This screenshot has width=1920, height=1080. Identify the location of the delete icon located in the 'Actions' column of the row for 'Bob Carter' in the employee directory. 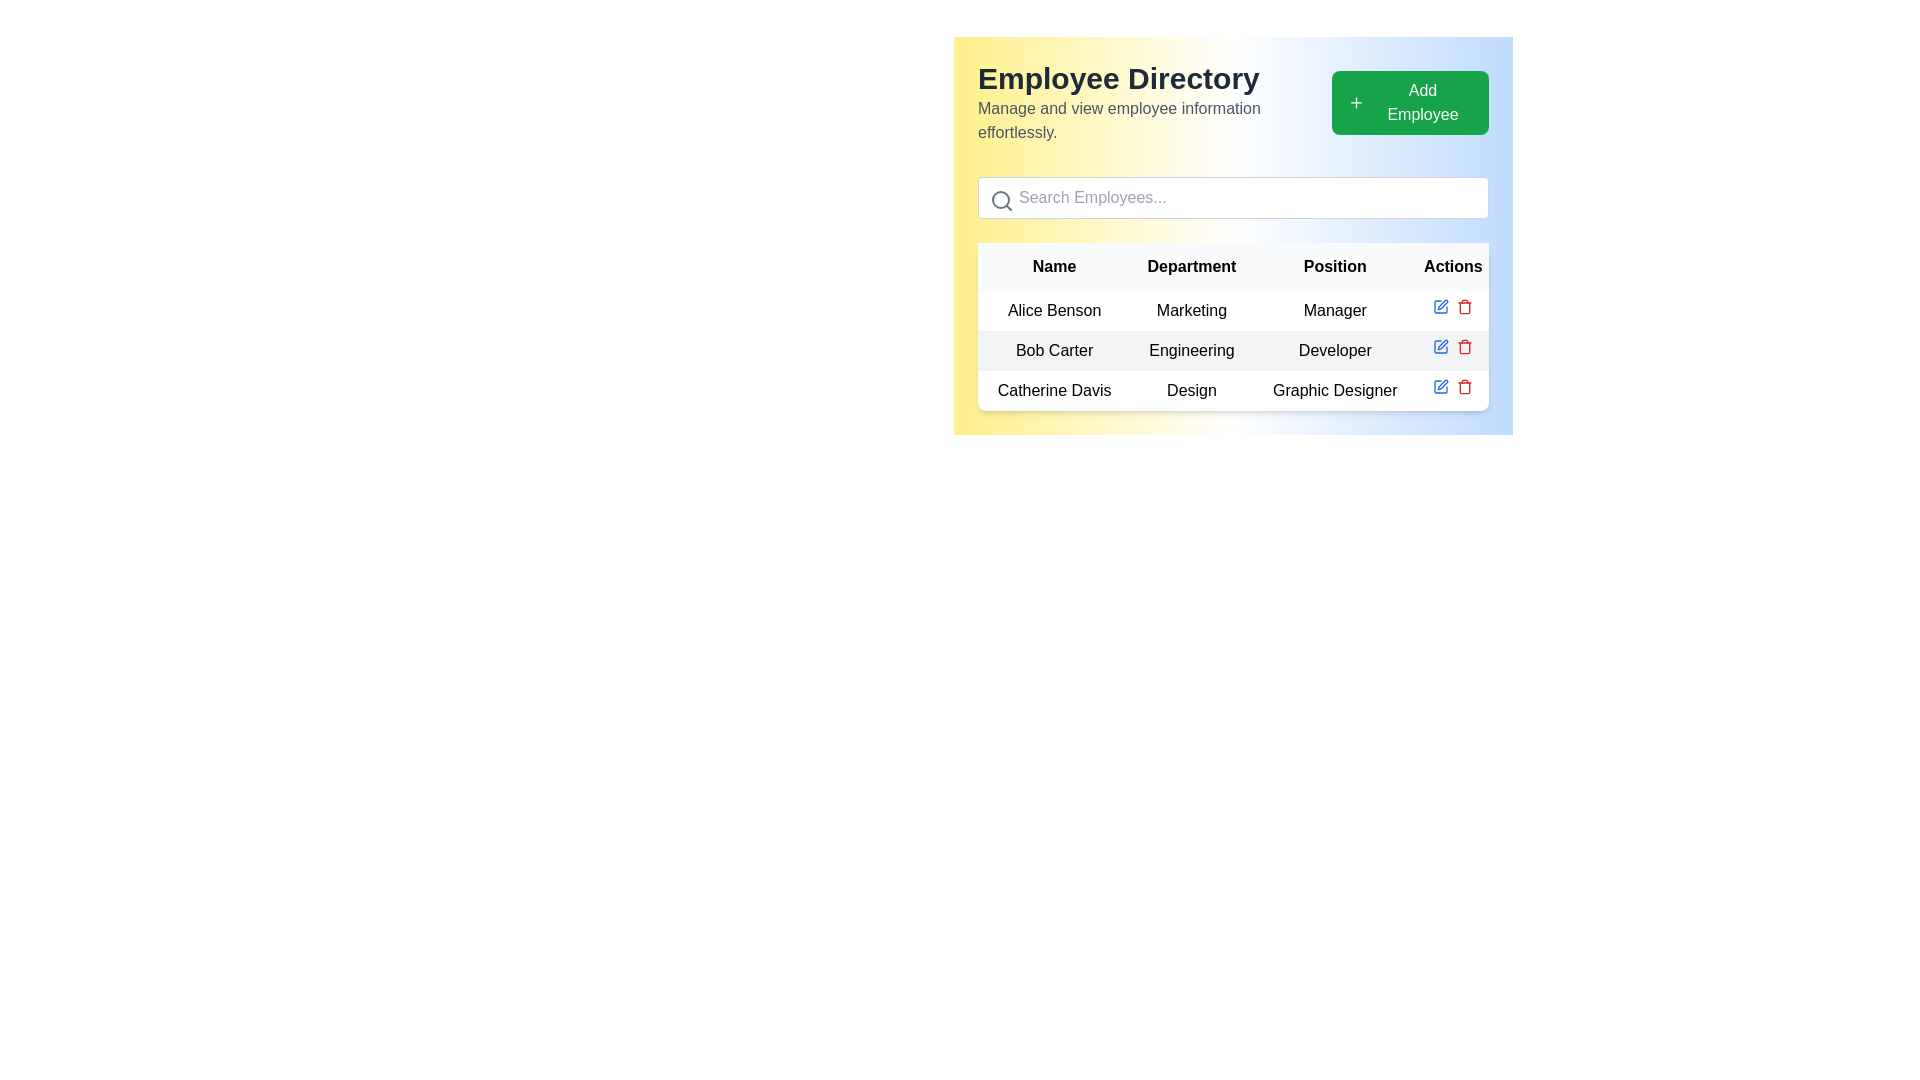
(1465, 347).